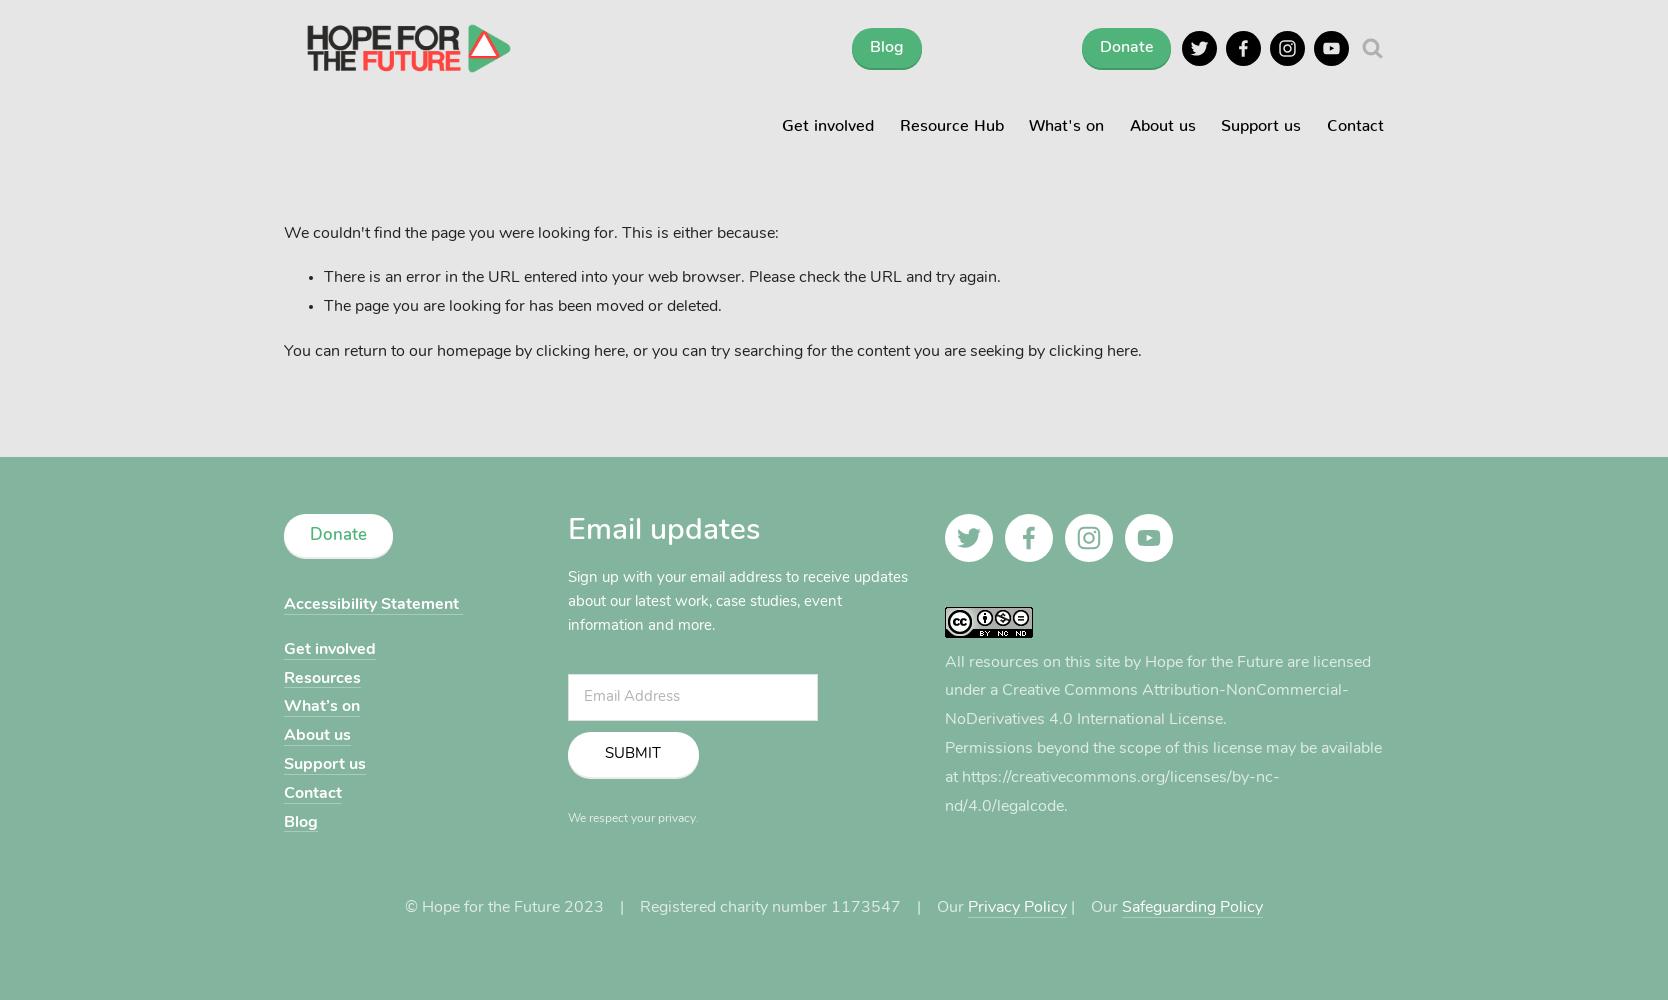 This screenshot has height=1000, width=1668. I want to click on 'are licensed under a', so click(1157, 676).